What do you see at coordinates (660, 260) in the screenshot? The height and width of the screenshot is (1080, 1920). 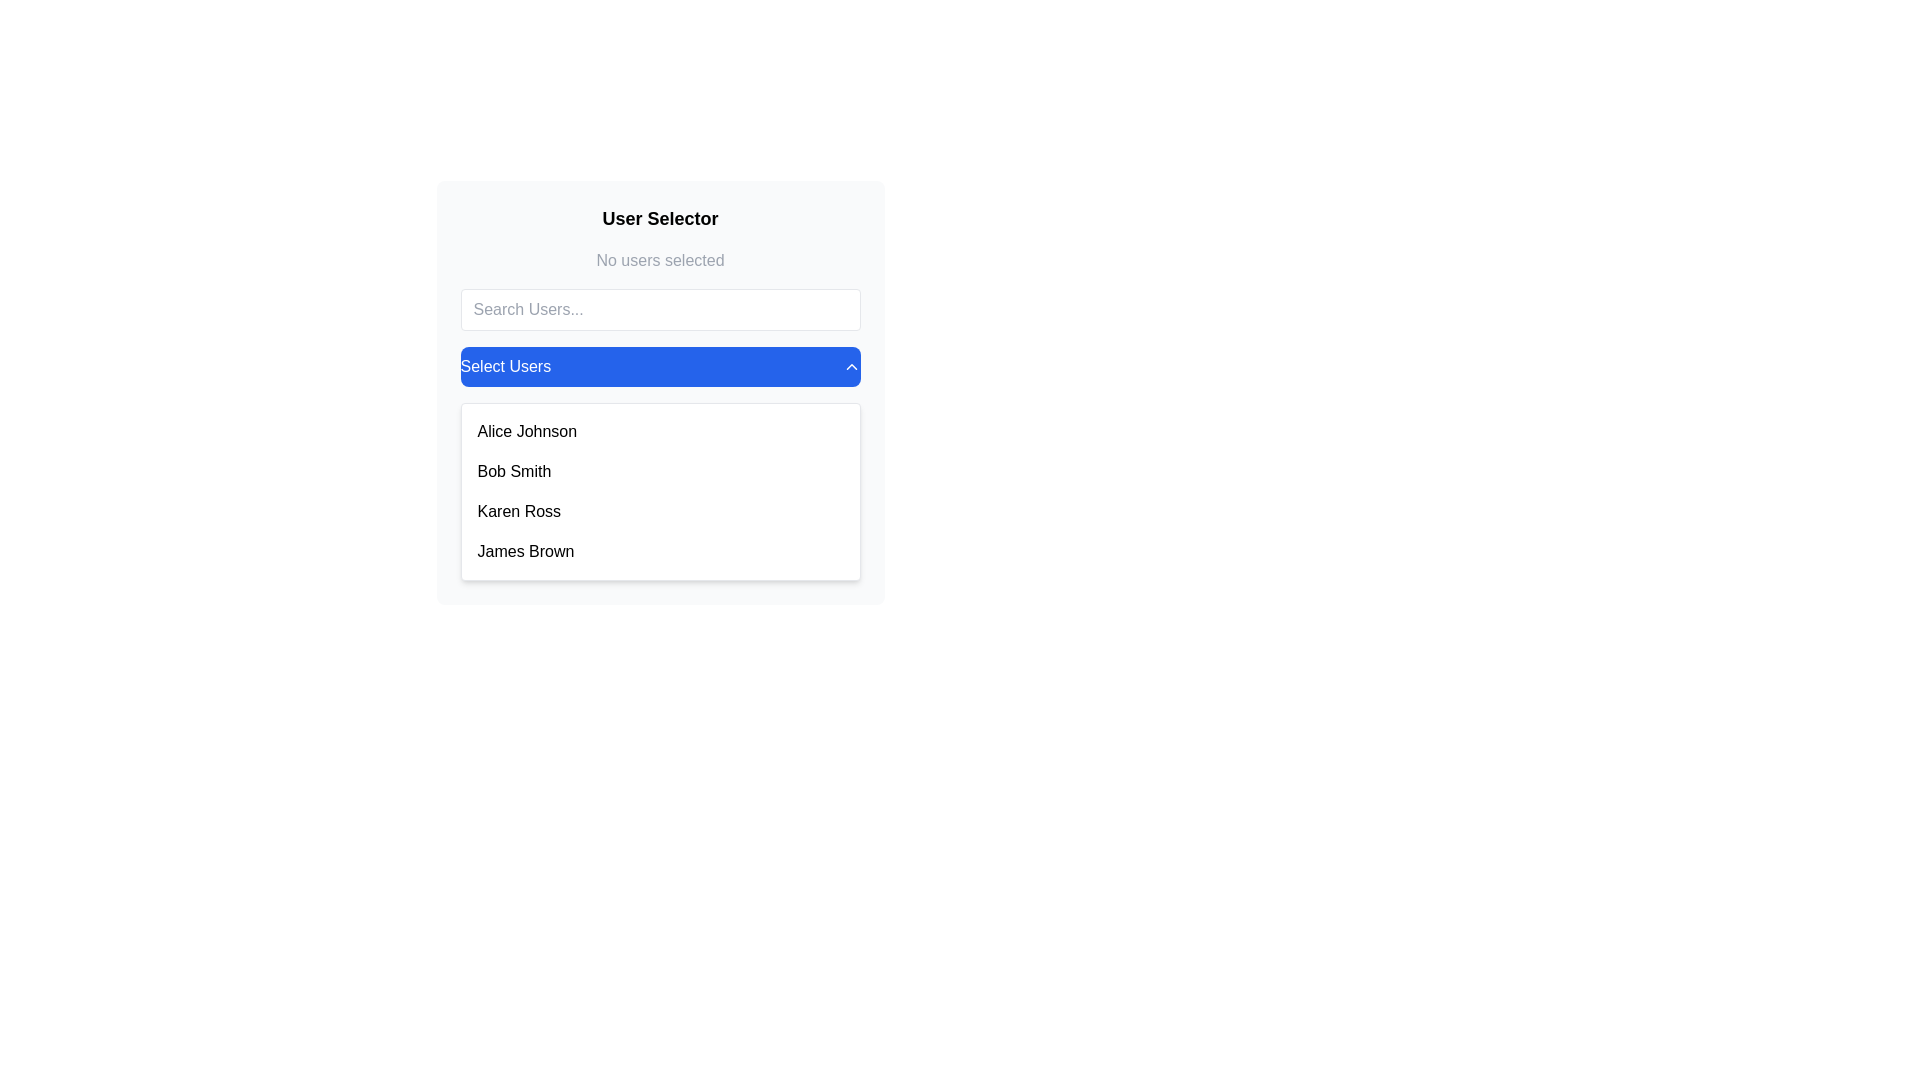 I see `the Static Text Label that reads 'No users selected', which is styled with a gray font and is located below the 'User Selector' header` at bounding box center [660, 260].